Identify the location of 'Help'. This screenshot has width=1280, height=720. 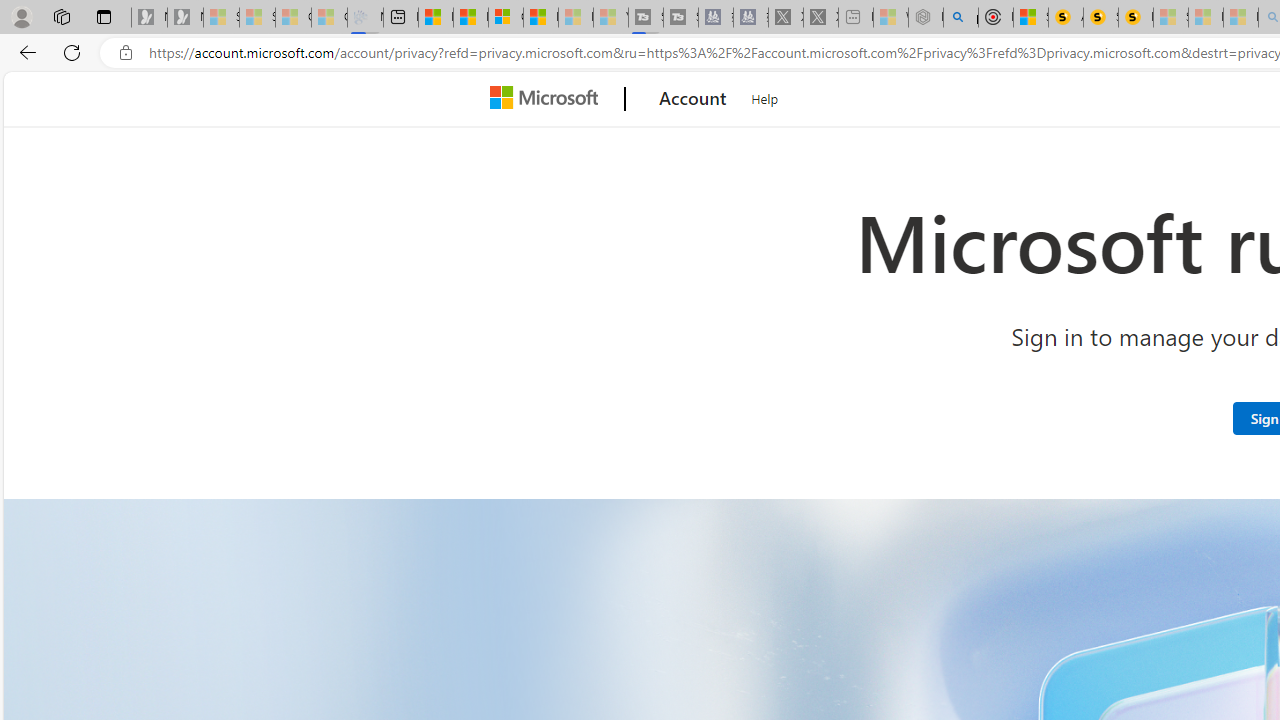
(764, 96).